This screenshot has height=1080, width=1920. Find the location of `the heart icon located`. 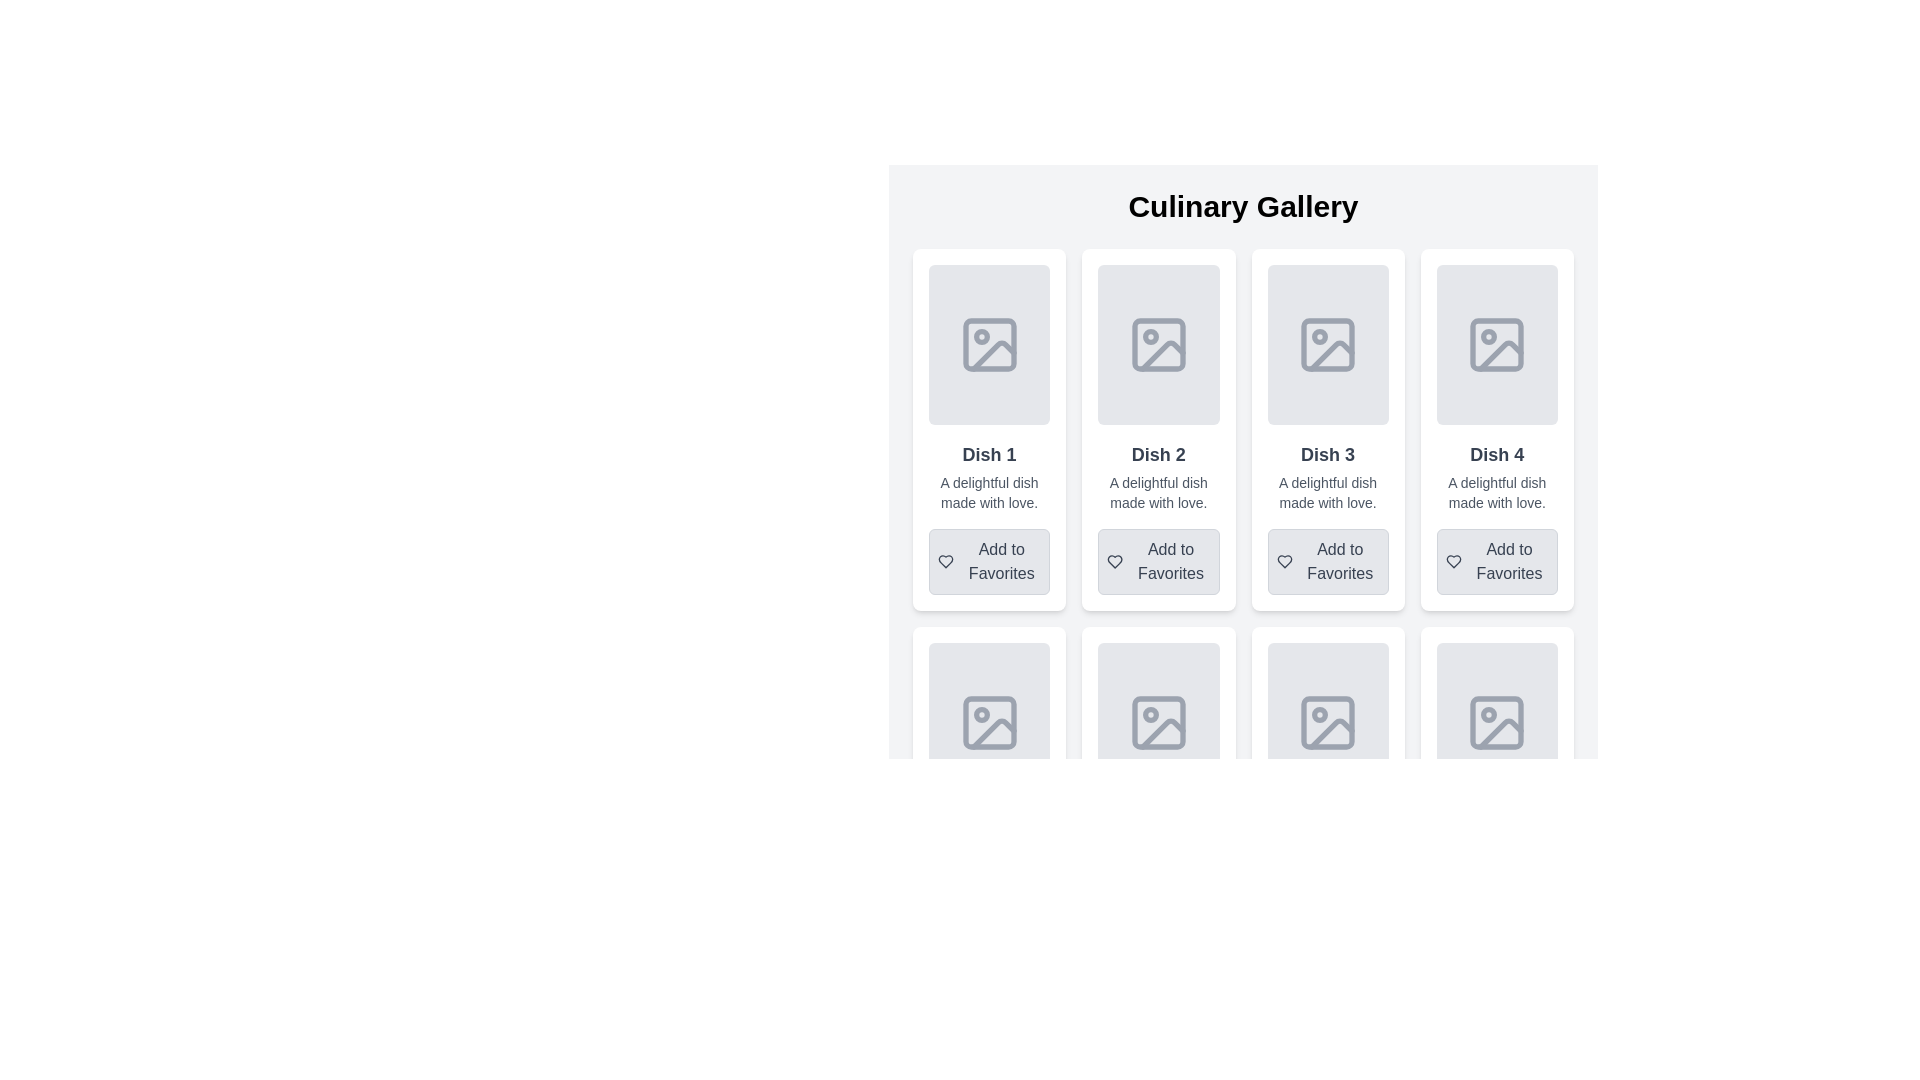

the heart icon located is located at coordinates (1453, 562).